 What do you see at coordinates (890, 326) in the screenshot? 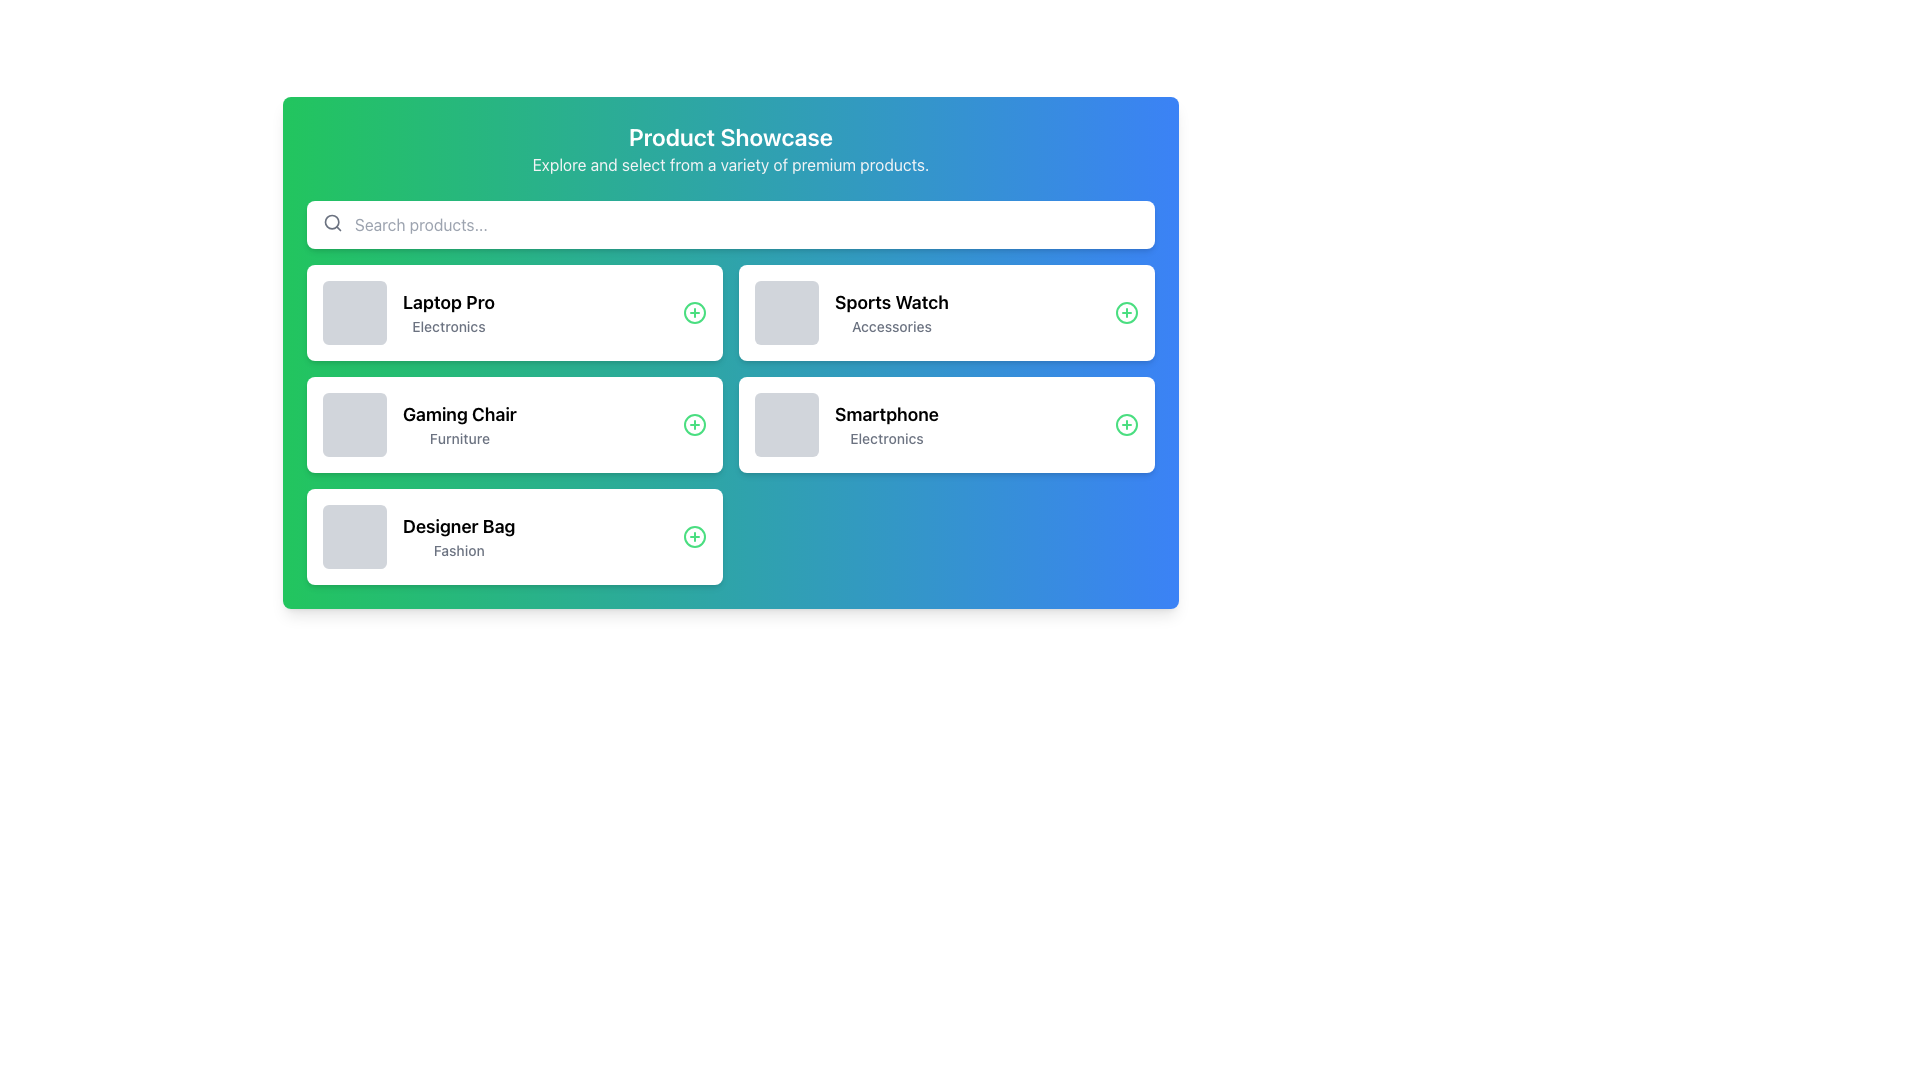
I see `the Static Text Label displaying 'Accessories', located directly below 'Sports Watch' in the right-side card of the second row in the grid layout` at bounding box center [890, 326].